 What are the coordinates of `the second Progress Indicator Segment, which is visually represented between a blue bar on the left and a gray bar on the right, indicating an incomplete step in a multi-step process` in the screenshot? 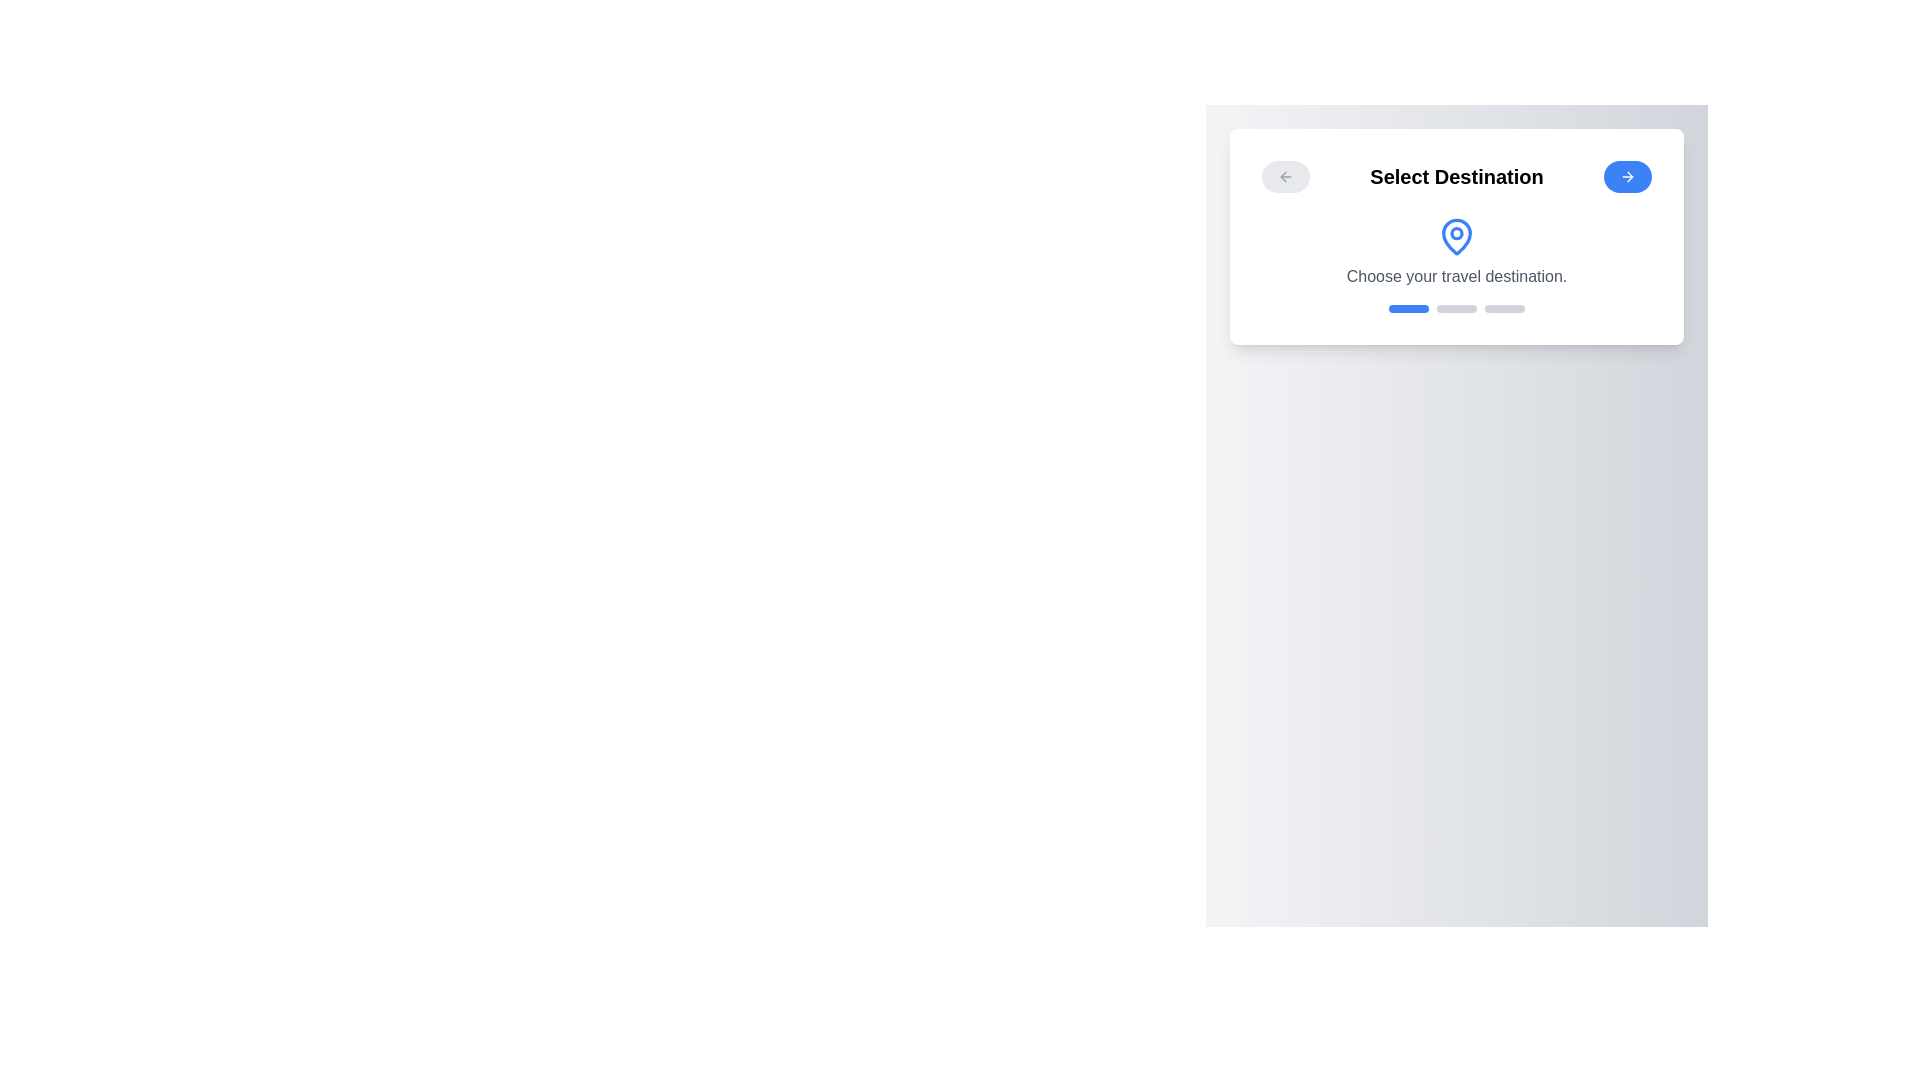 It's located at (1457, 308).